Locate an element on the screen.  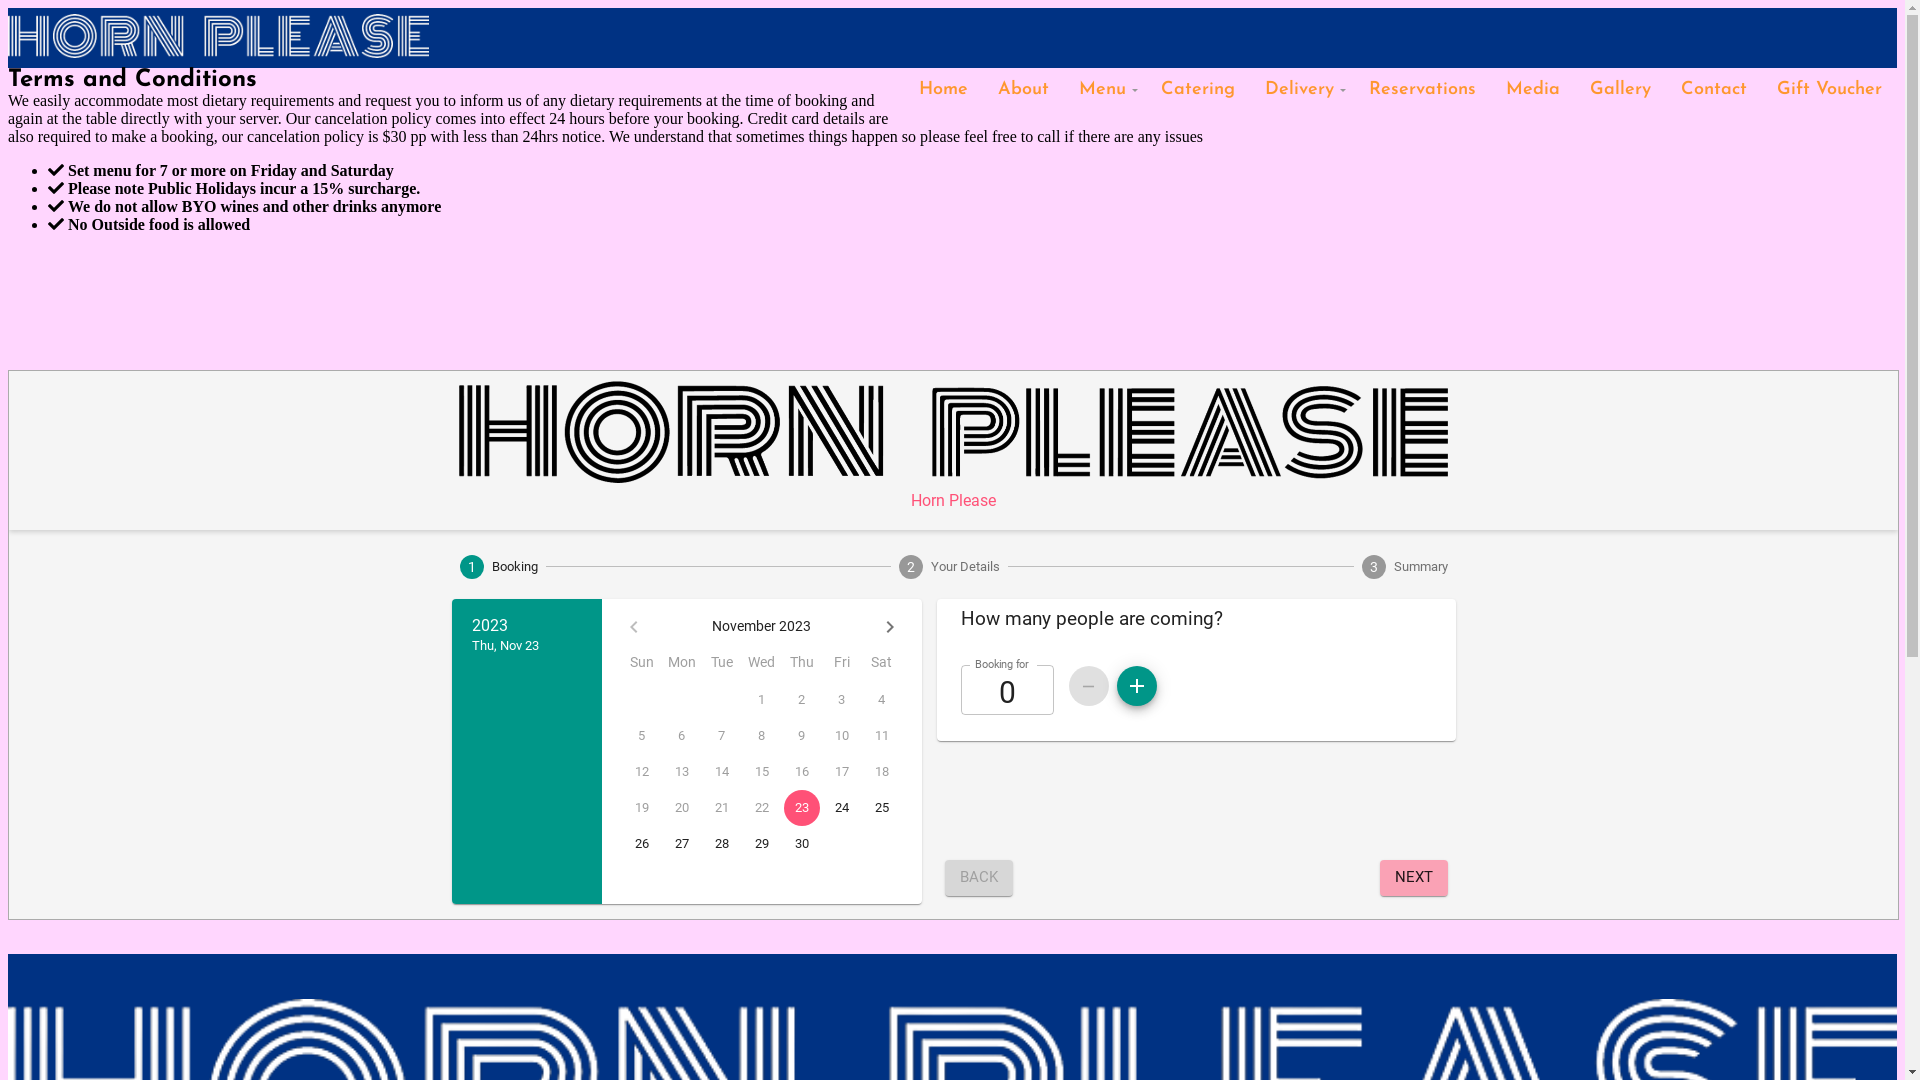
'Reservations' is located at coordinates (1353, 88).